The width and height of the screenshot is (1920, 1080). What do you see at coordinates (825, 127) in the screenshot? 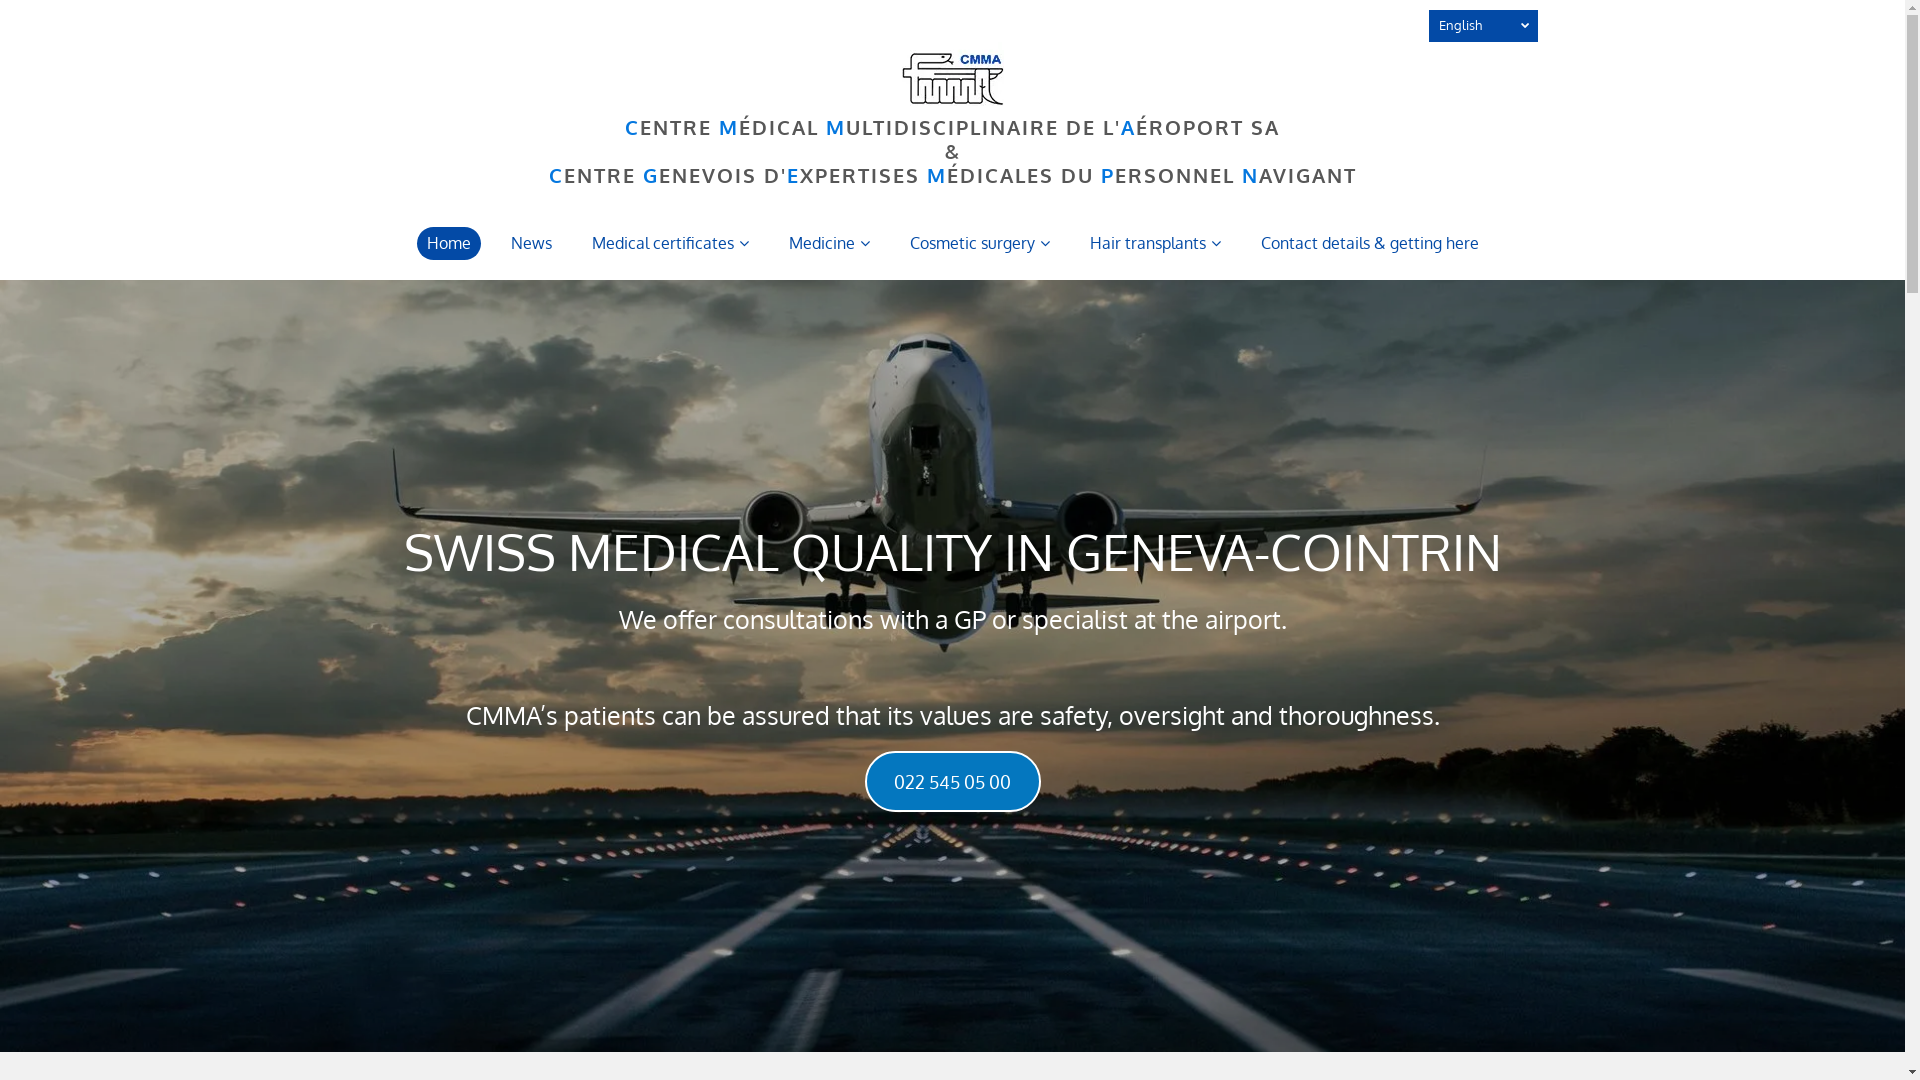
I see `'M'` at bounding box center [825, 127].